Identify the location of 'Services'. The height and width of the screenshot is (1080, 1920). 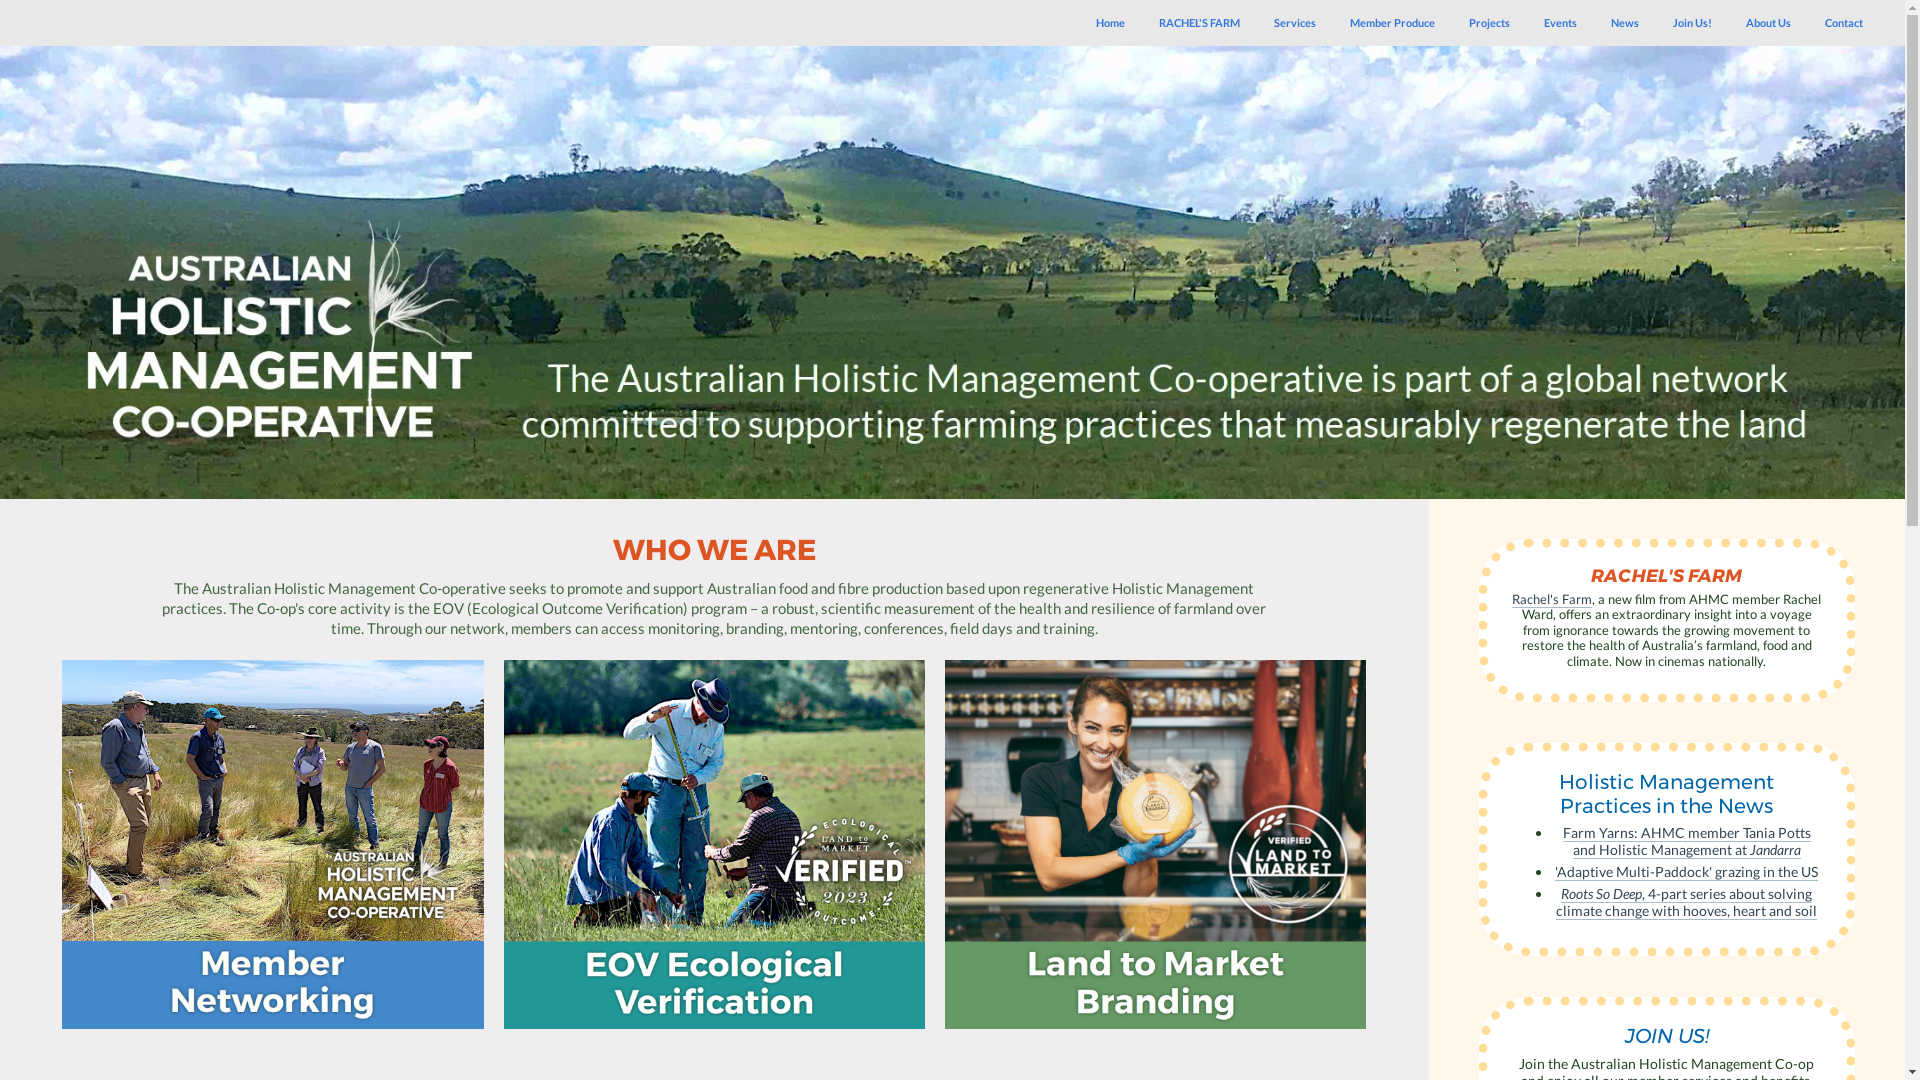
(1295, 23).